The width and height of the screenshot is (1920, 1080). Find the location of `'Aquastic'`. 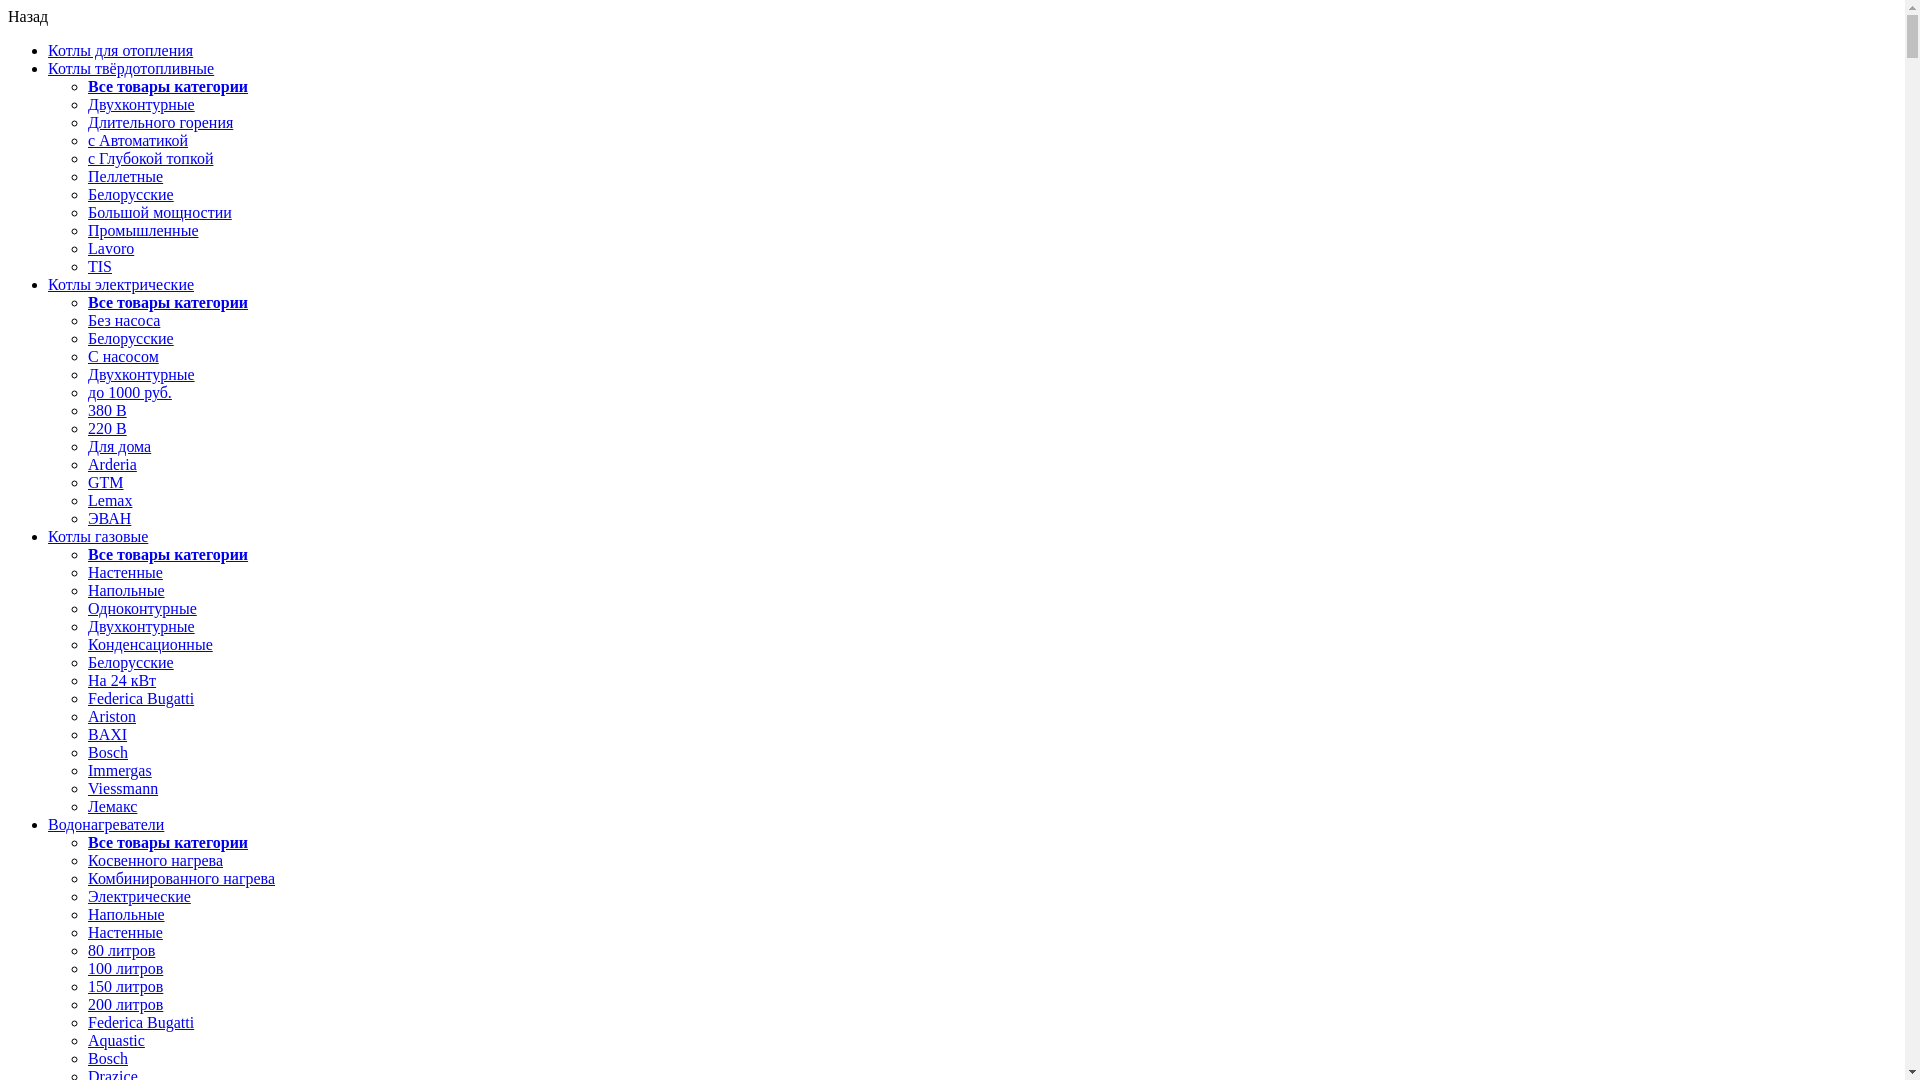

'Aquastic' is located at coordinates (115, 1039).